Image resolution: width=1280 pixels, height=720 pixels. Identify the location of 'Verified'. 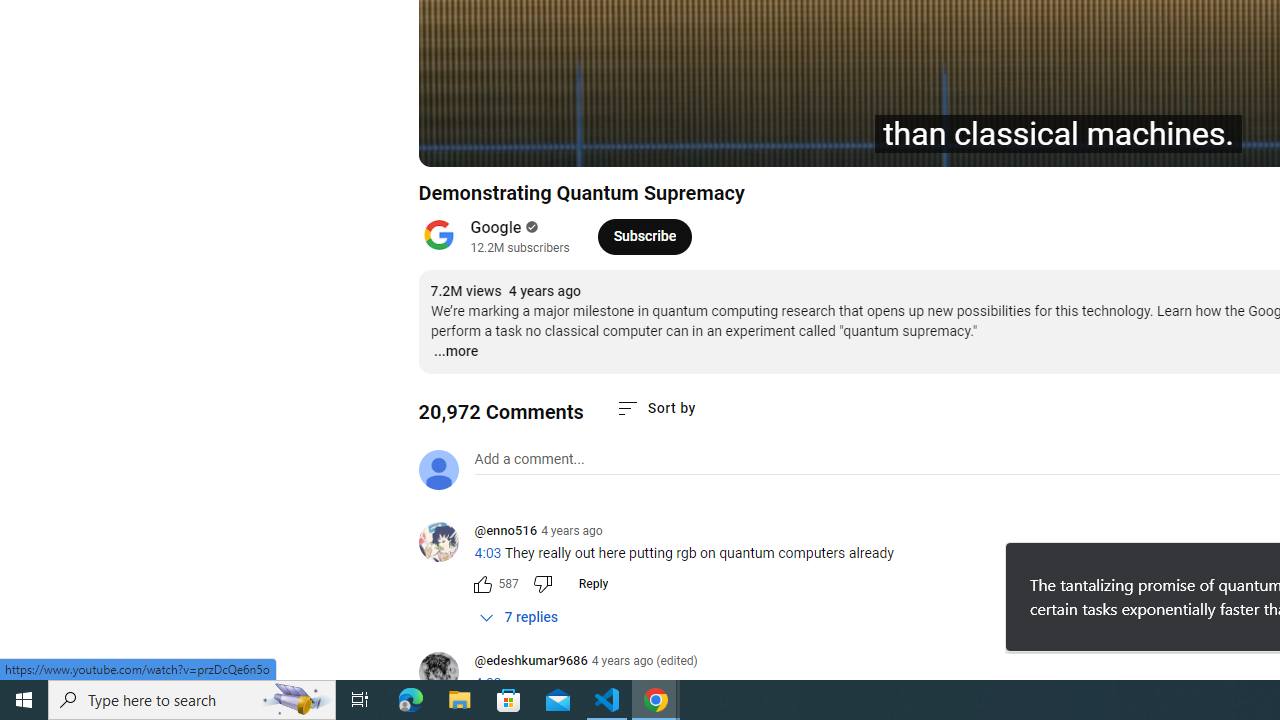
(530, 226).